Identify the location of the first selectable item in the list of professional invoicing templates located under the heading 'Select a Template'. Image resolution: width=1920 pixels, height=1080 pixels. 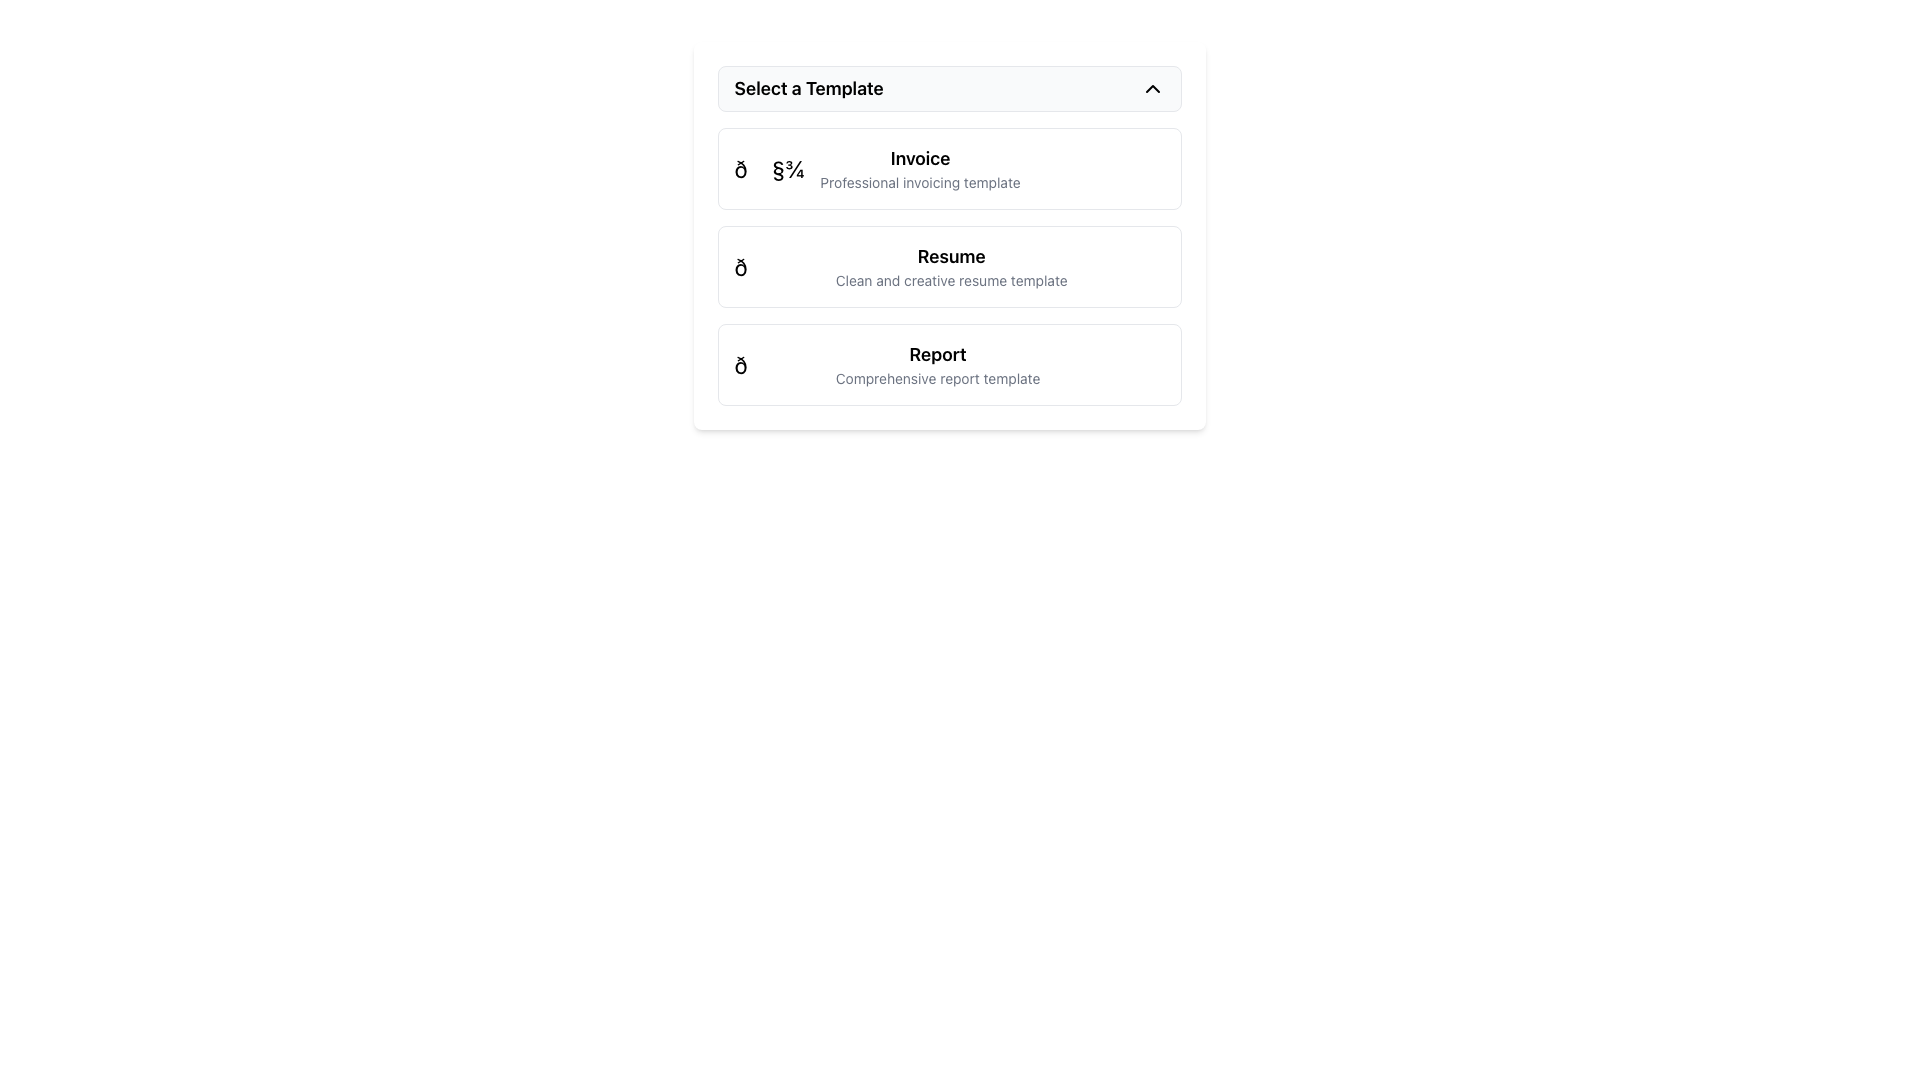
(948, 168).